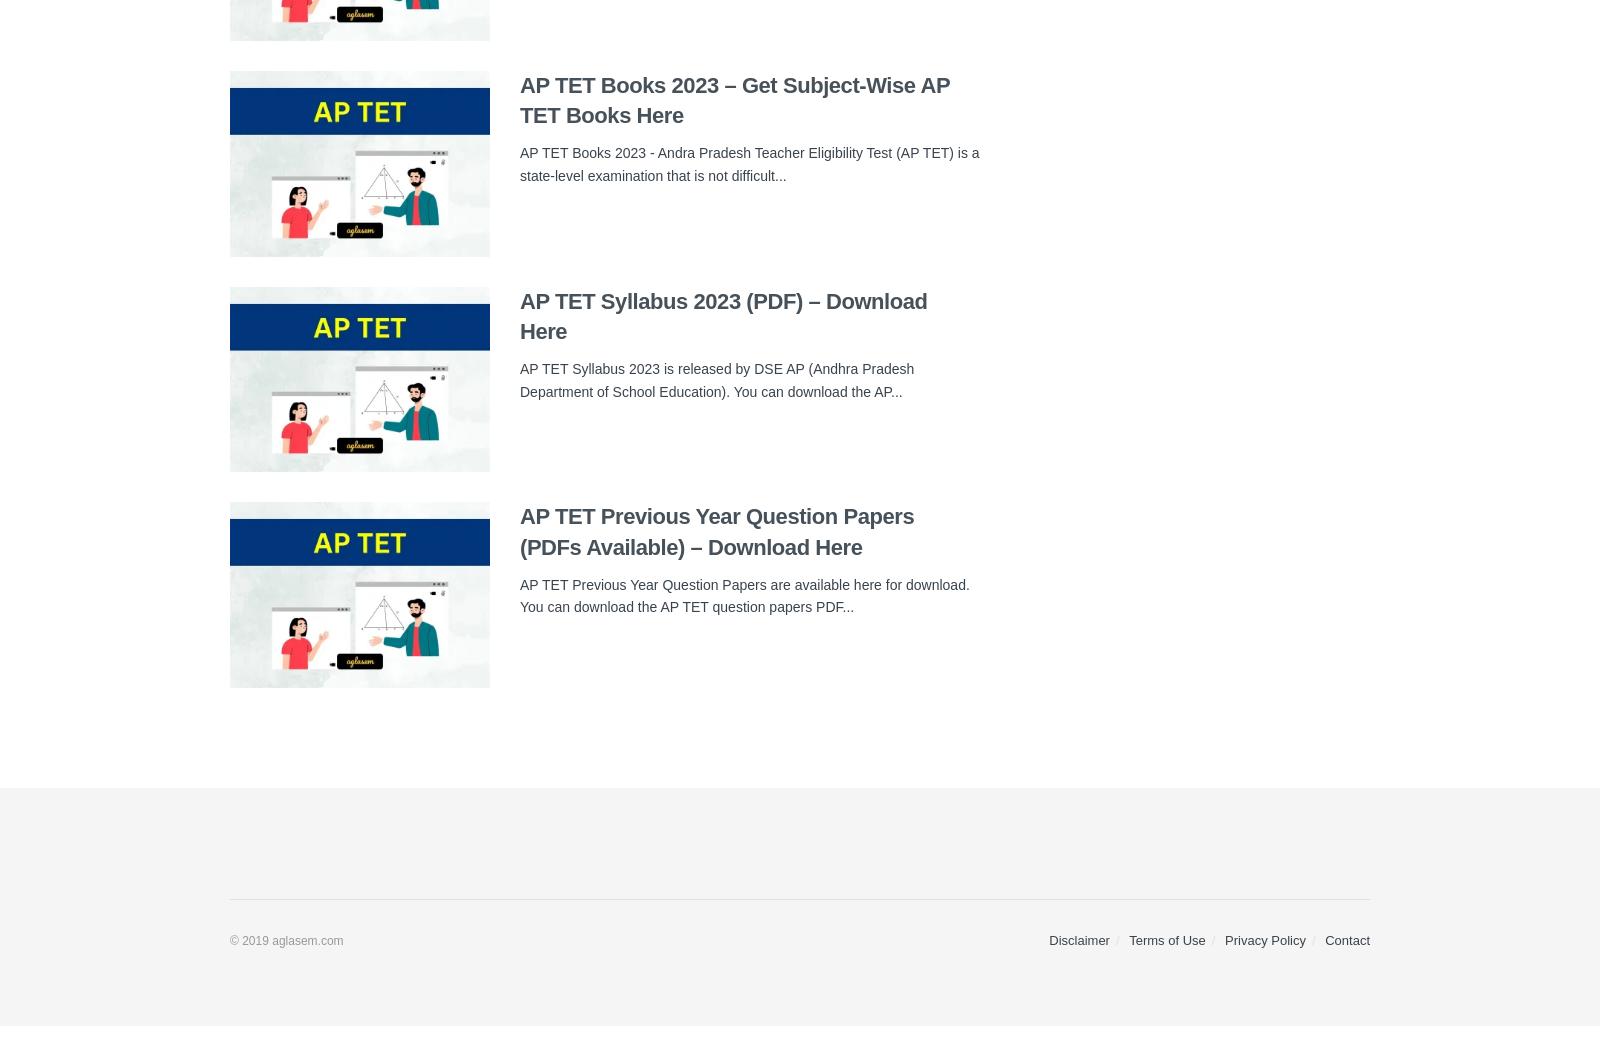  Describe the element at coordinates (723, 315) in the screenshot. I see `'AP TET Syllabus 2023 (PDF) – Download Here'` at that location.